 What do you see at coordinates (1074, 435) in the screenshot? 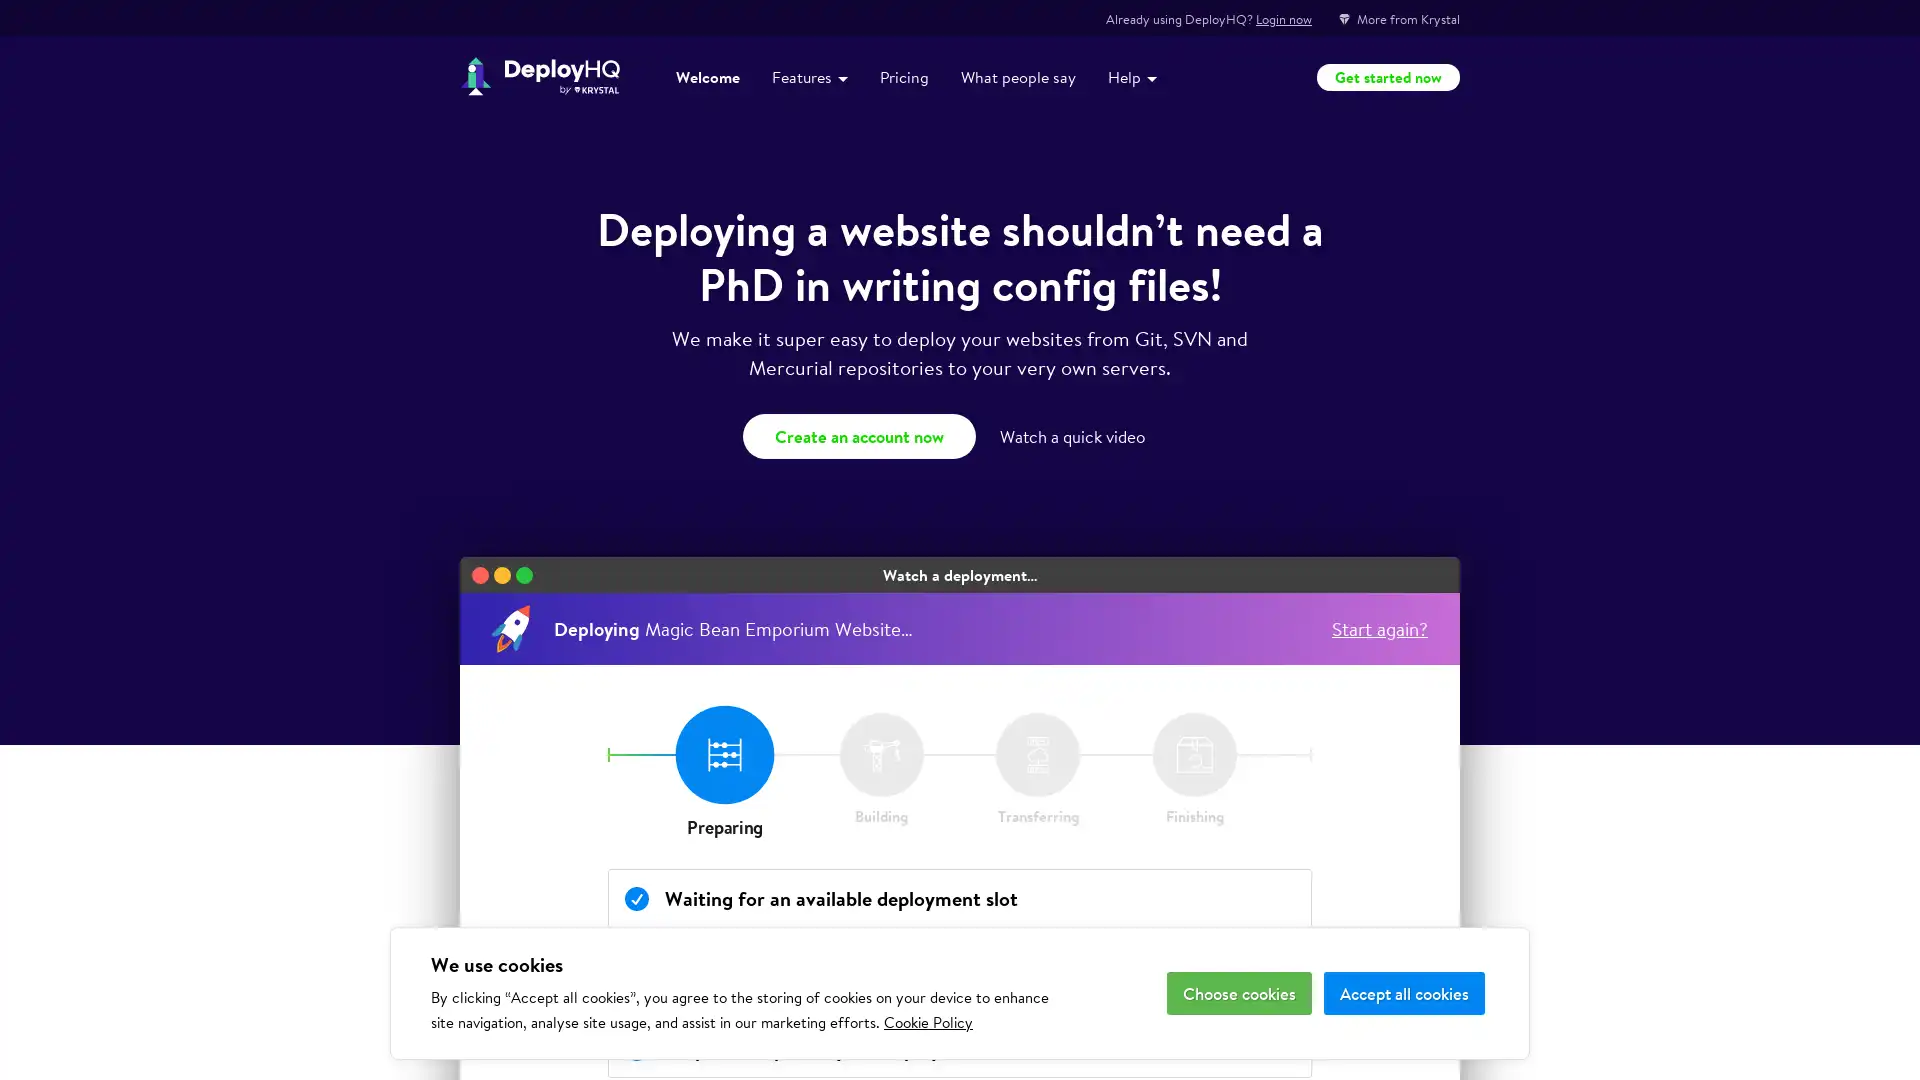
I see `Watch a quick video` at bounding box center [1074, 435].